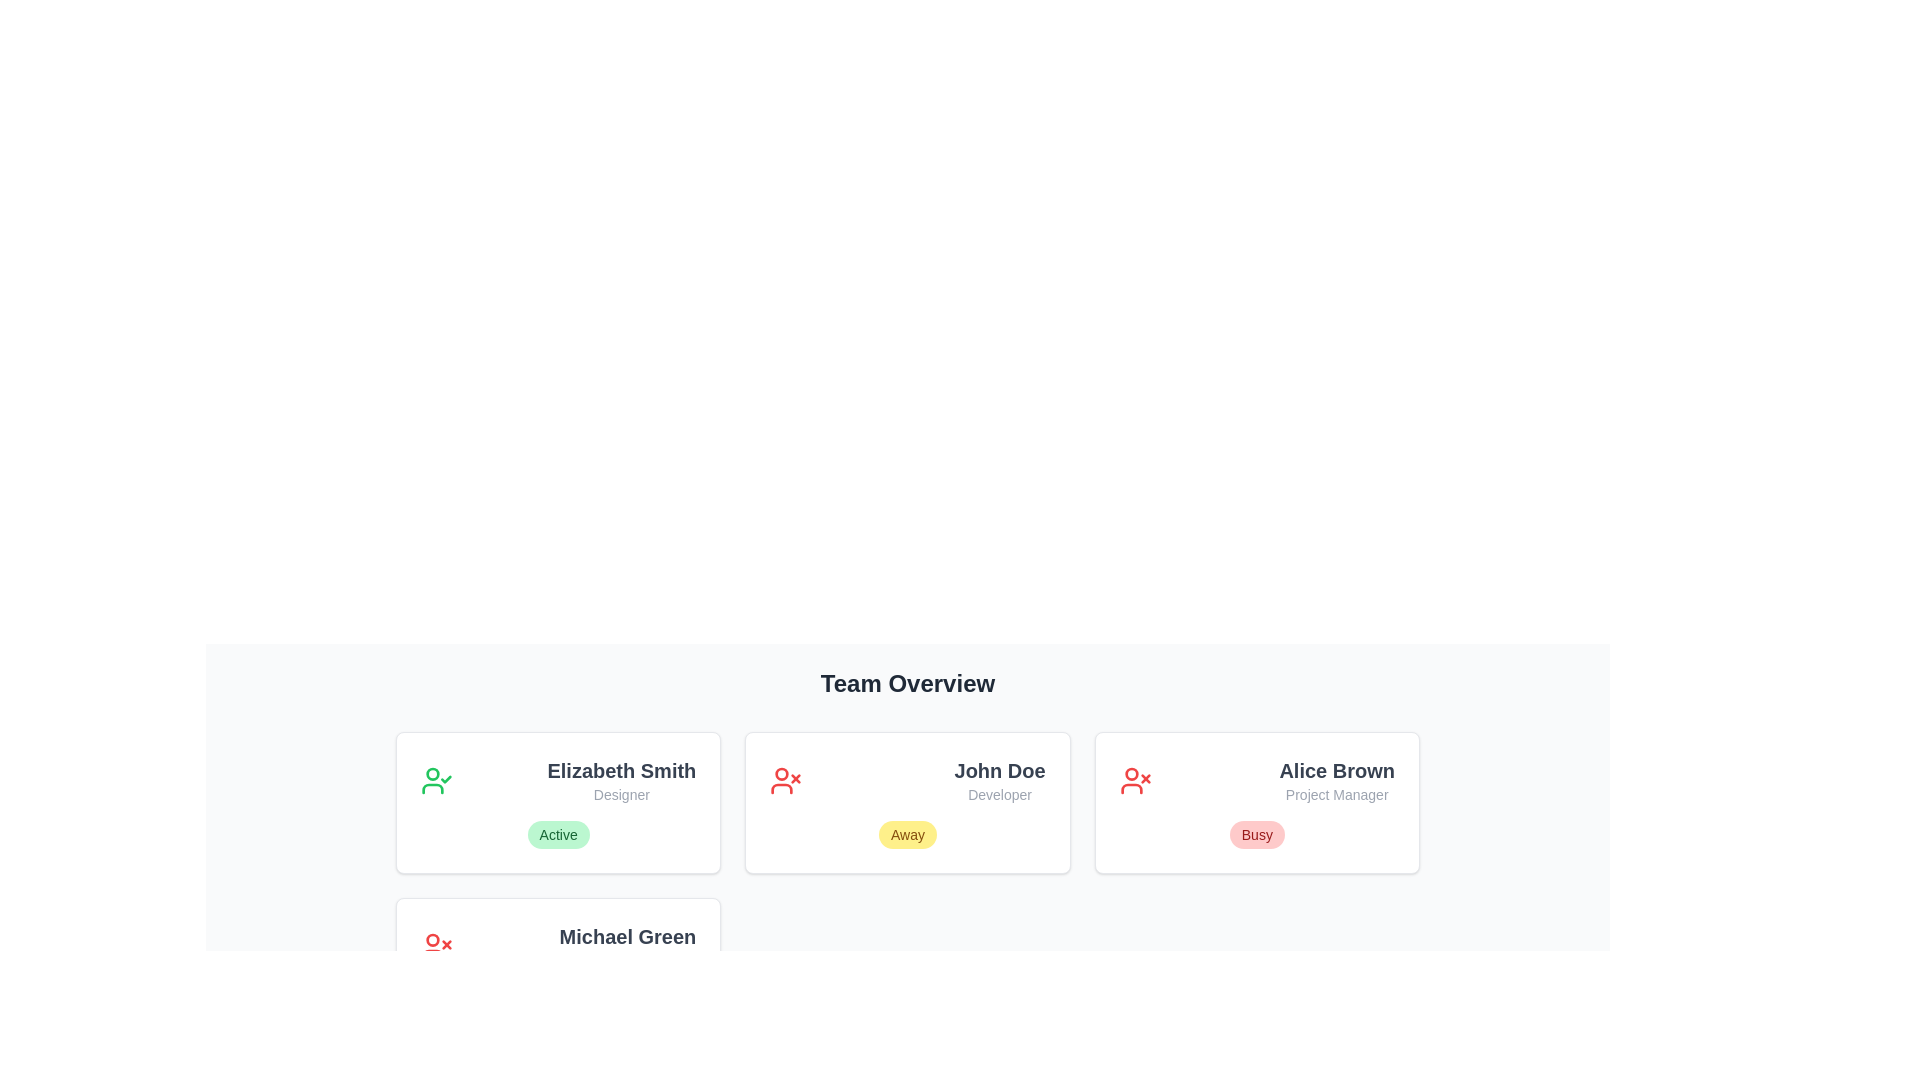 The image size is (1920, 1080). I want to click on the text label displaying 'Alice Brown', which is the second text line in the rightmost card of the second row in the 'Team Overview' grid, so click(1337, 793).